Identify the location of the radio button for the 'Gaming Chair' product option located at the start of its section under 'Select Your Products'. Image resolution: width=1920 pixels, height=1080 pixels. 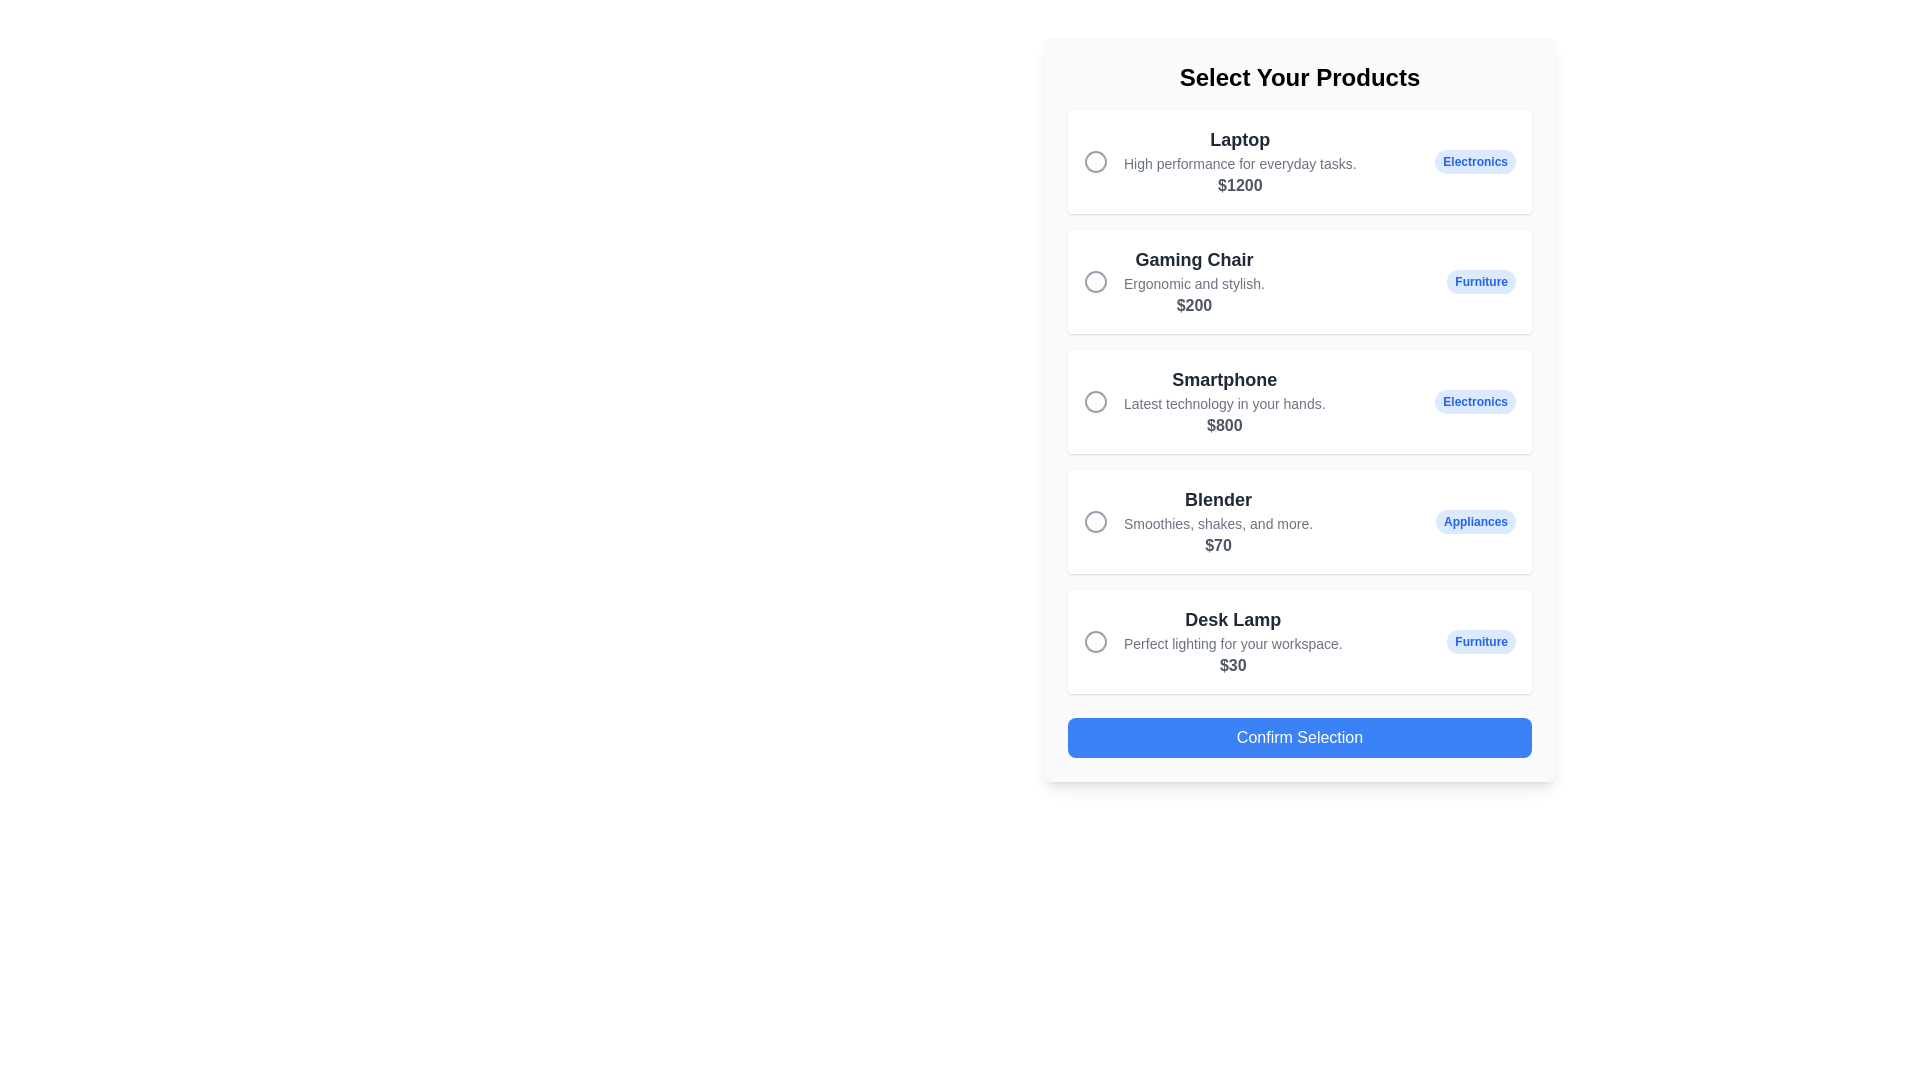
(1094, 281).